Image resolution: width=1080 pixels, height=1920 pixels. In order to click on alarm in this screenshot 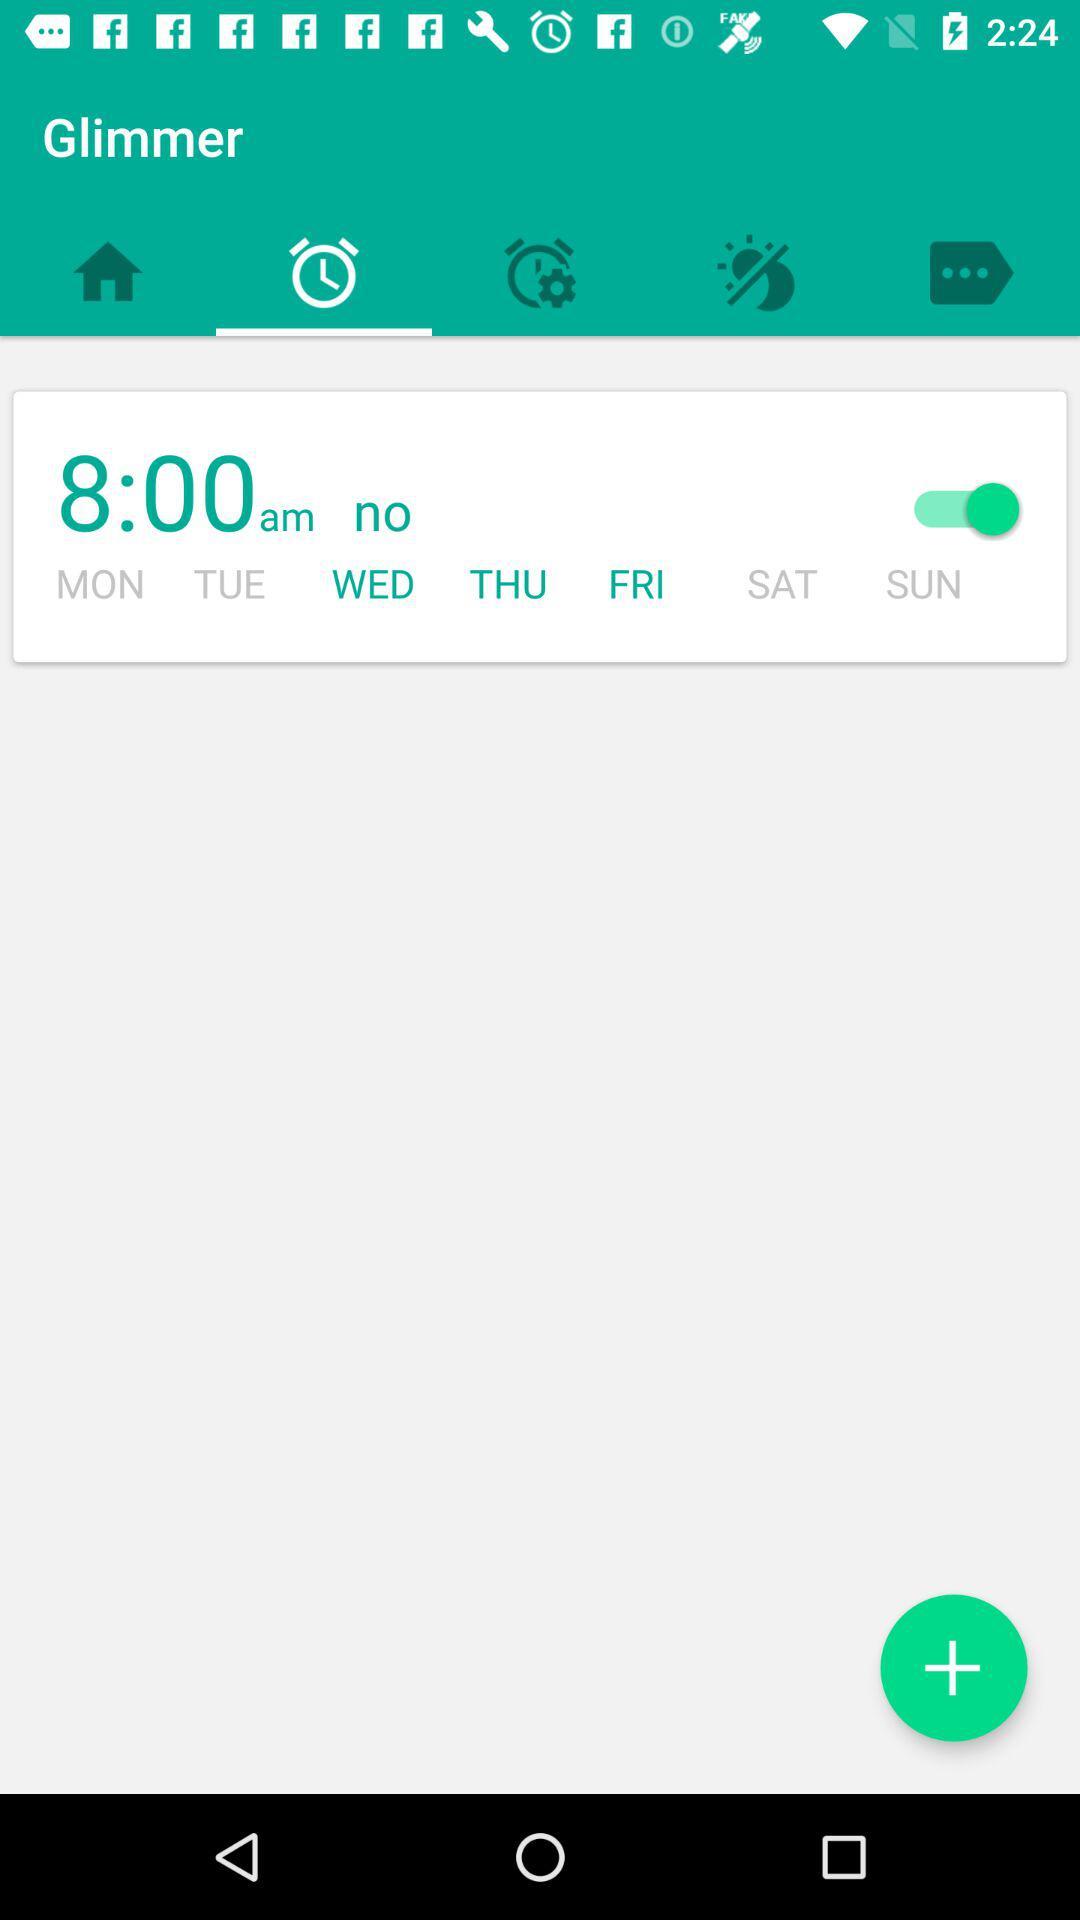, I will do `click(952, 1667)`.